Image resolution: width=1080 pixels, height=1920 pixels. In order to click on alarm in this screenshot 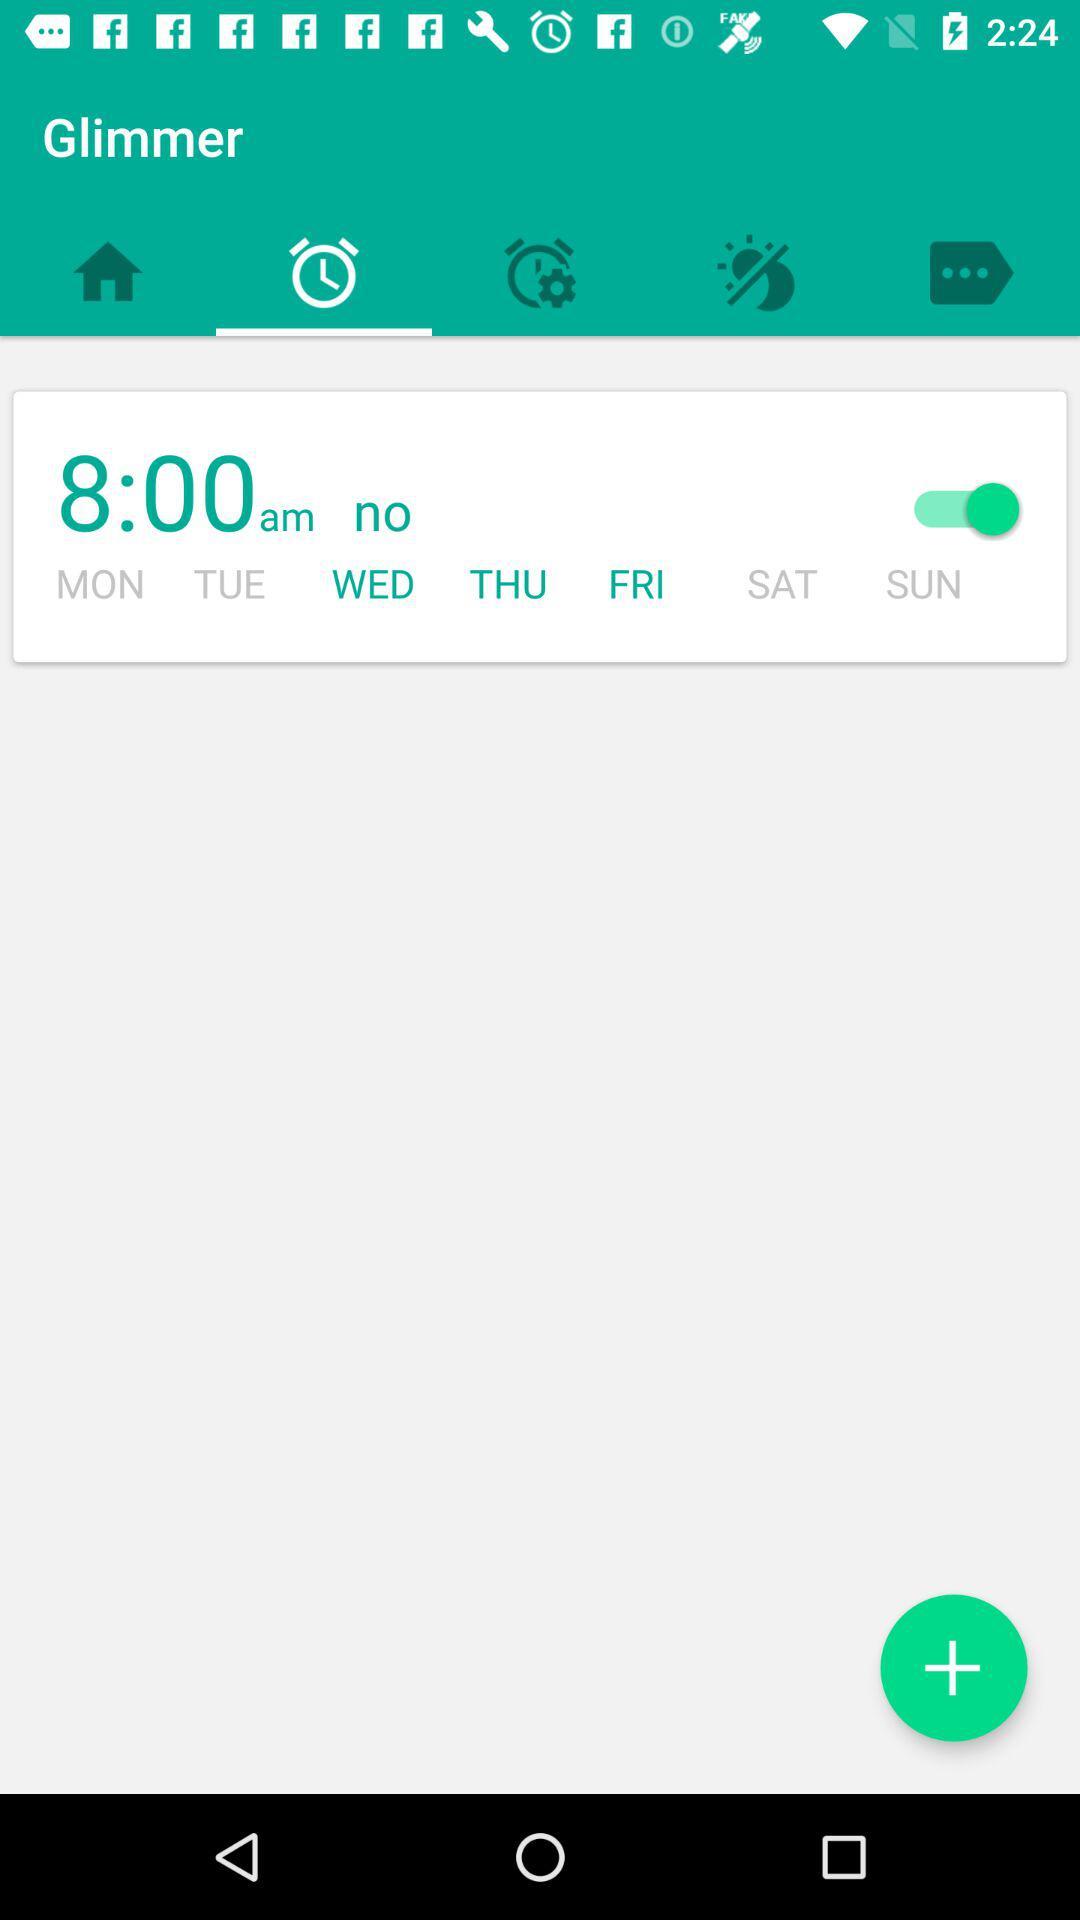, I will do `click(952, 1667)`.